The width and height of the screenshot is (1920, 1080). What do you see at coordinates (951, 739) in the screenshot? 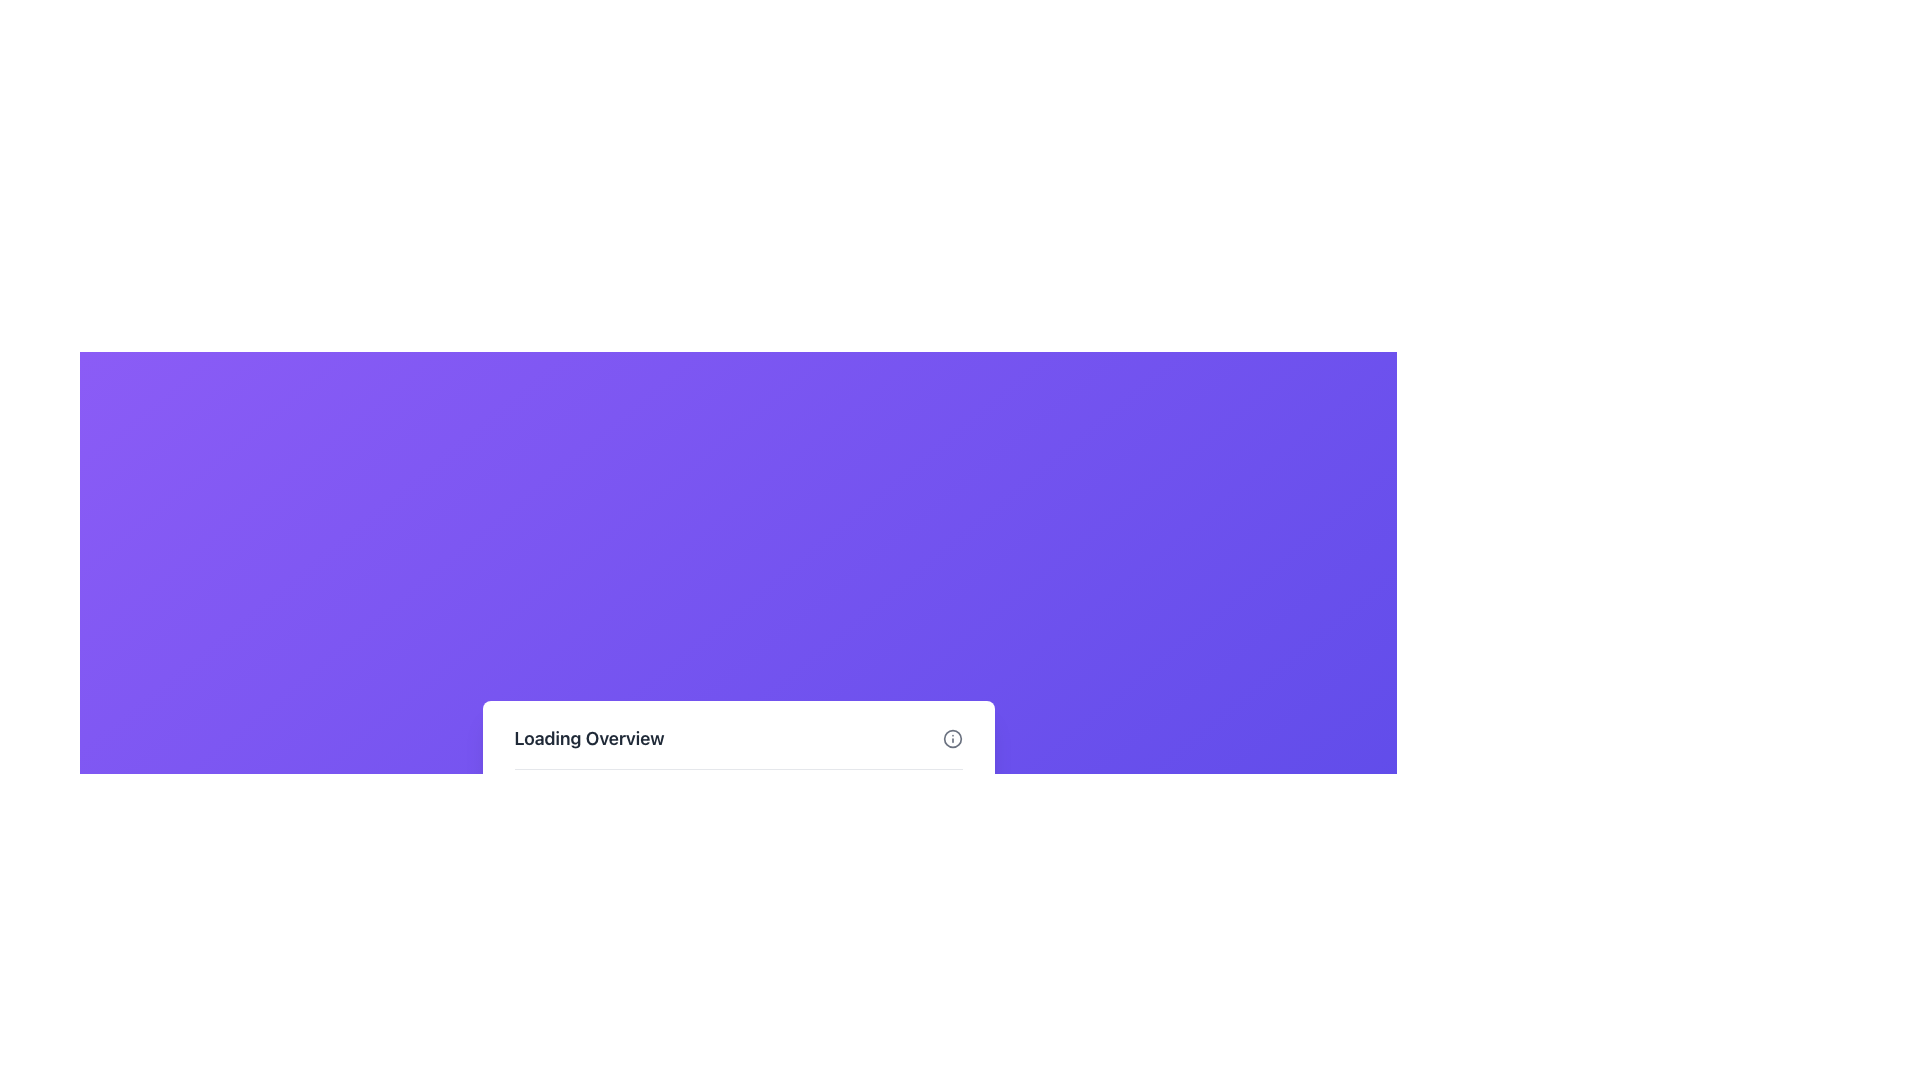
I see `the circular graphical decoration within the information icon located on the right side of the 'Loading Overview' card UI element` at bounding box center [951, 739].